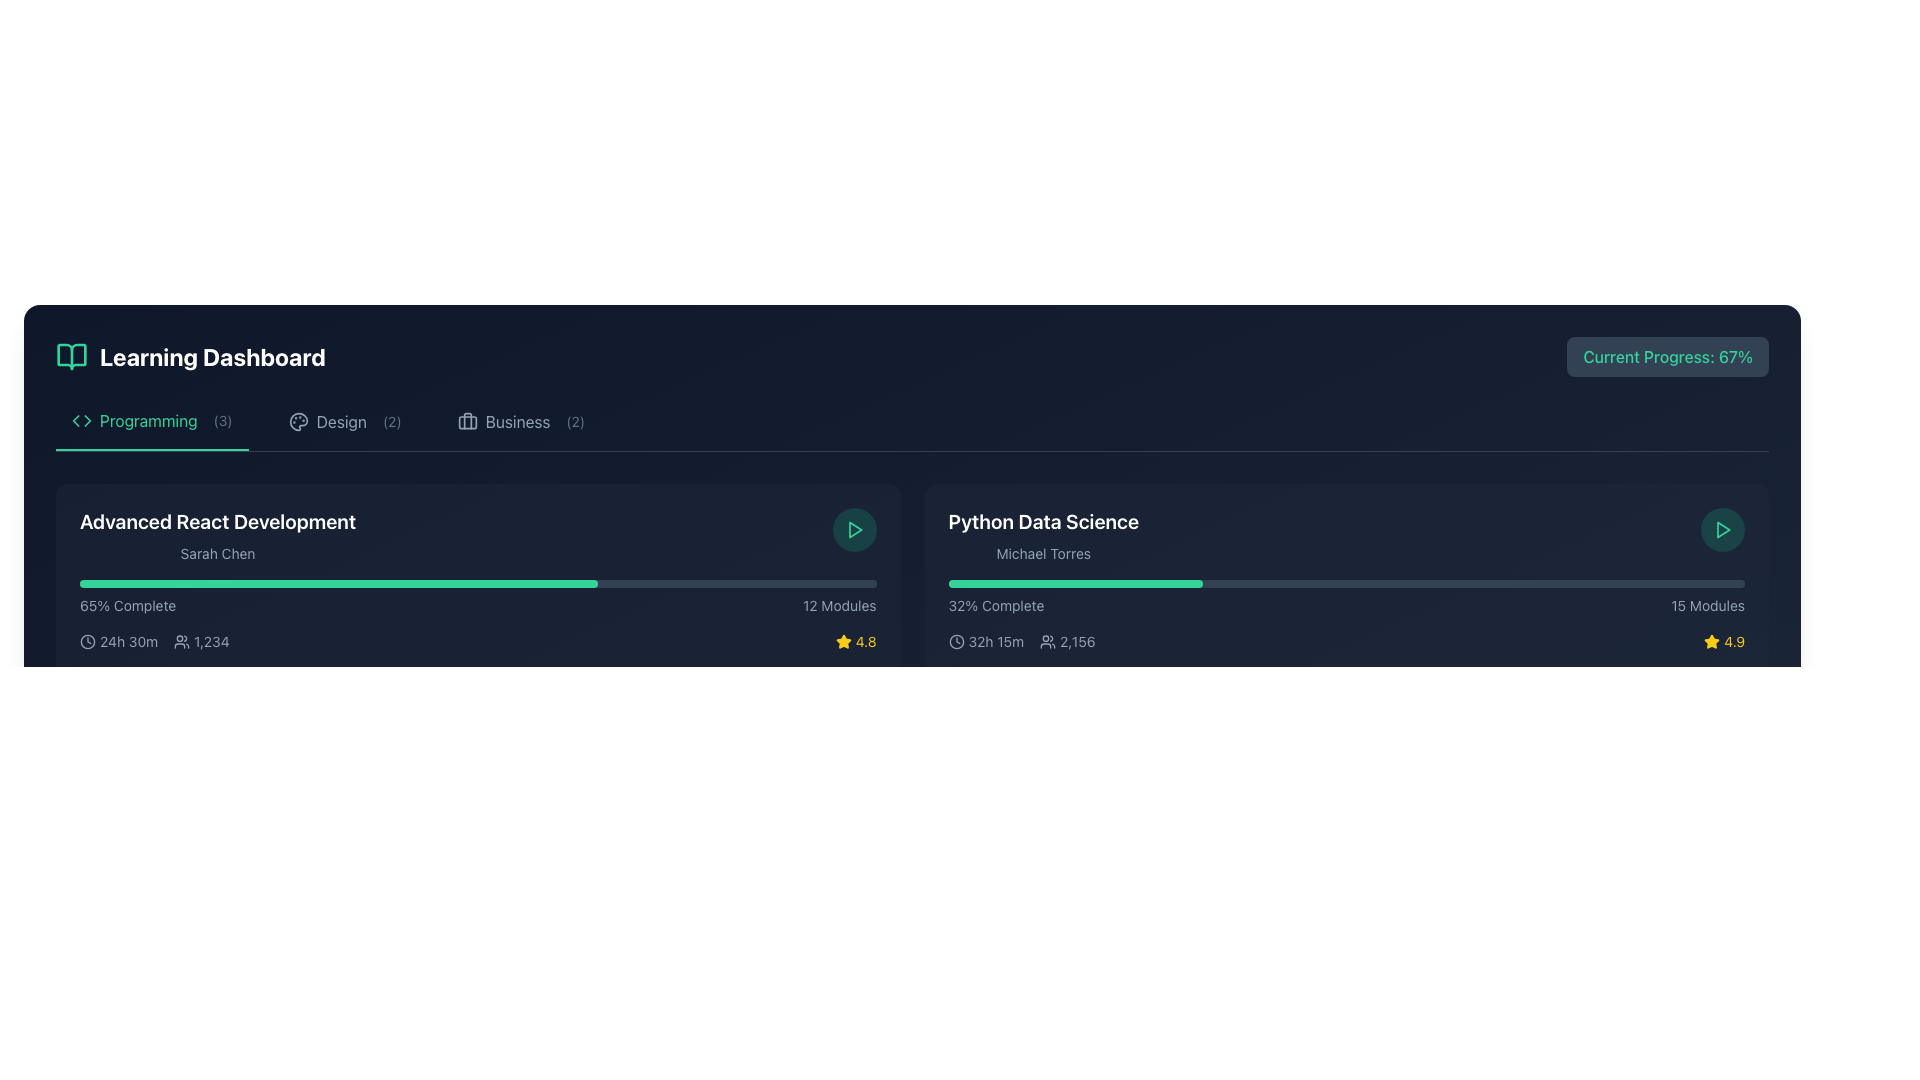 Image resolution: width=1920 pixels, height=1080 pixels. What do you see at coordinates (1022, 641) in the screenshot?
I see `the icons next to the duration '32h 15m' and attendee count '2,156' in the Informative Text Cluster within the 'Python Data Science' course card` at bounding box center [1022, 641].